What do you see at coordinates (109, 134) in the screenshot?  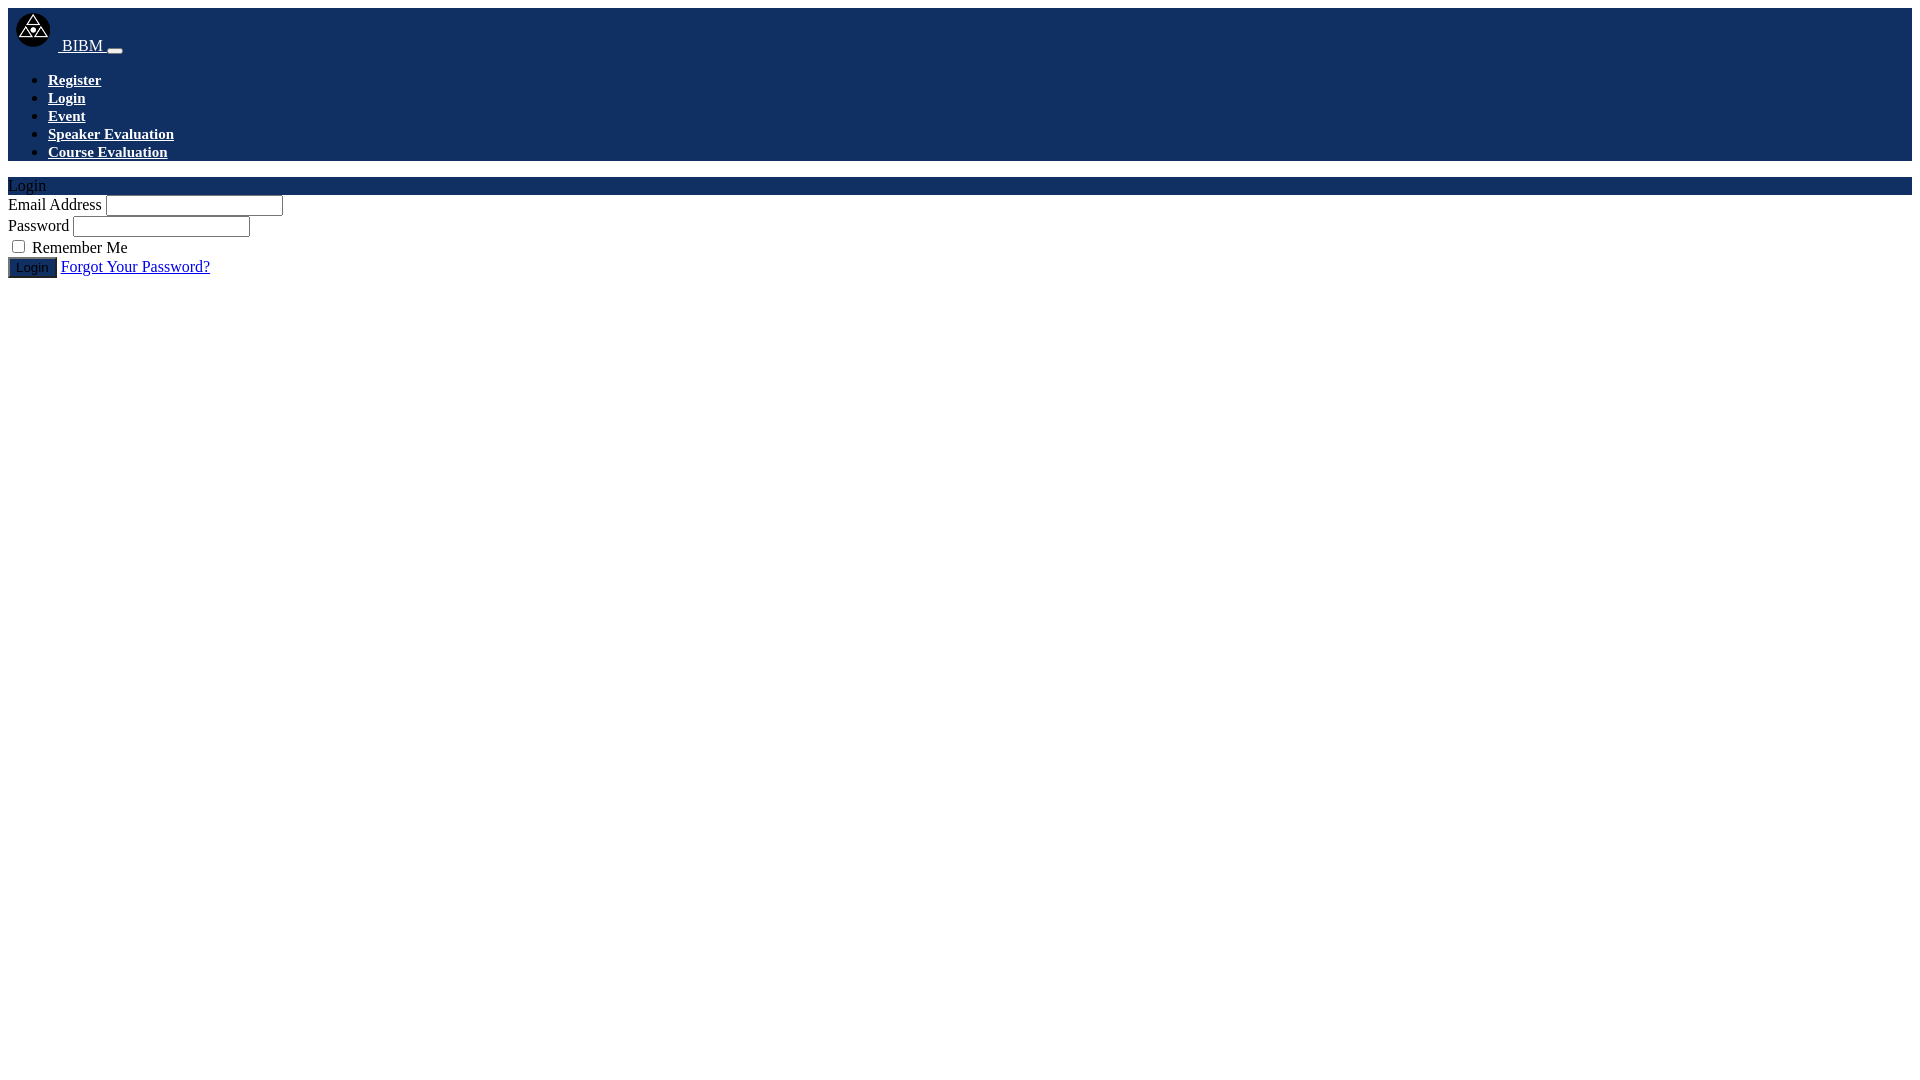 I see `'Speaker Evaluation'` at bounding box center [109, 134].